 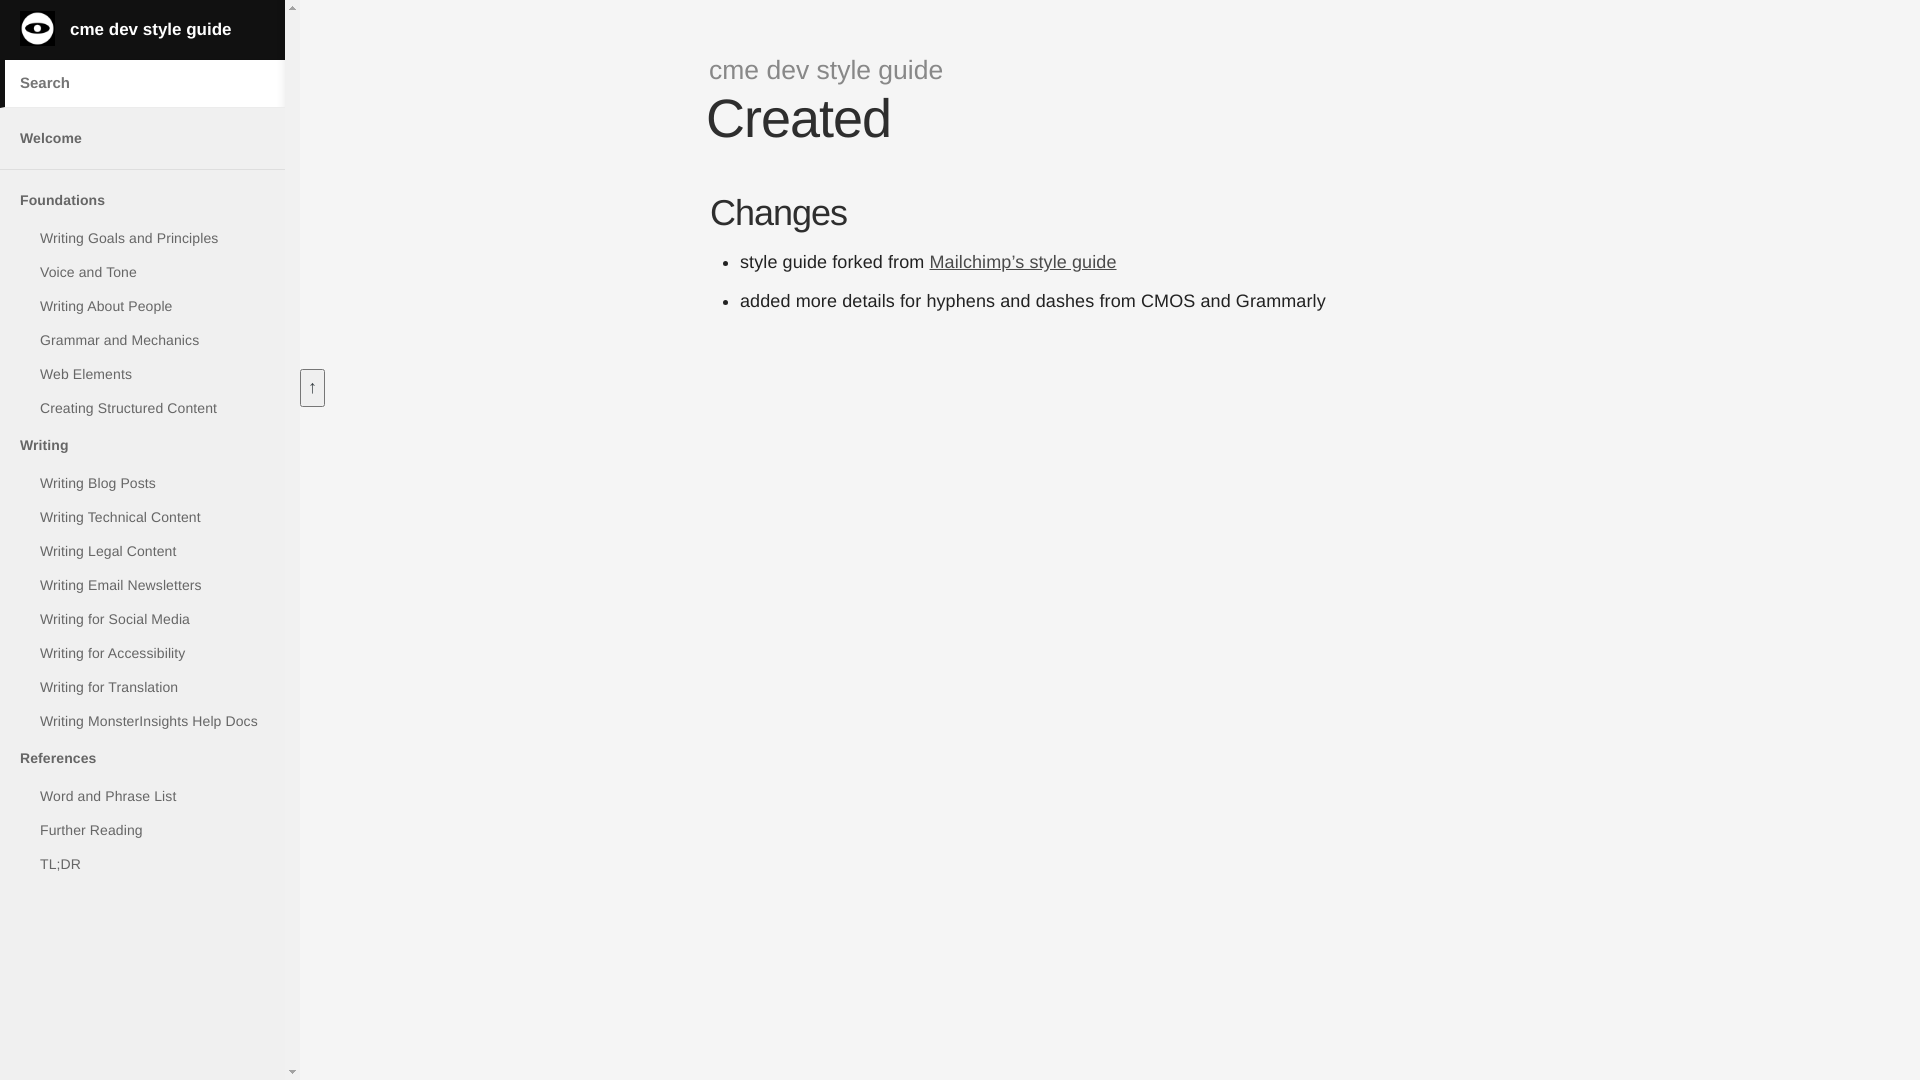 What do you see at coordinates (141, 305) in the screenshot?
I see `'Writing About People'` at bounding box center [141, 305].